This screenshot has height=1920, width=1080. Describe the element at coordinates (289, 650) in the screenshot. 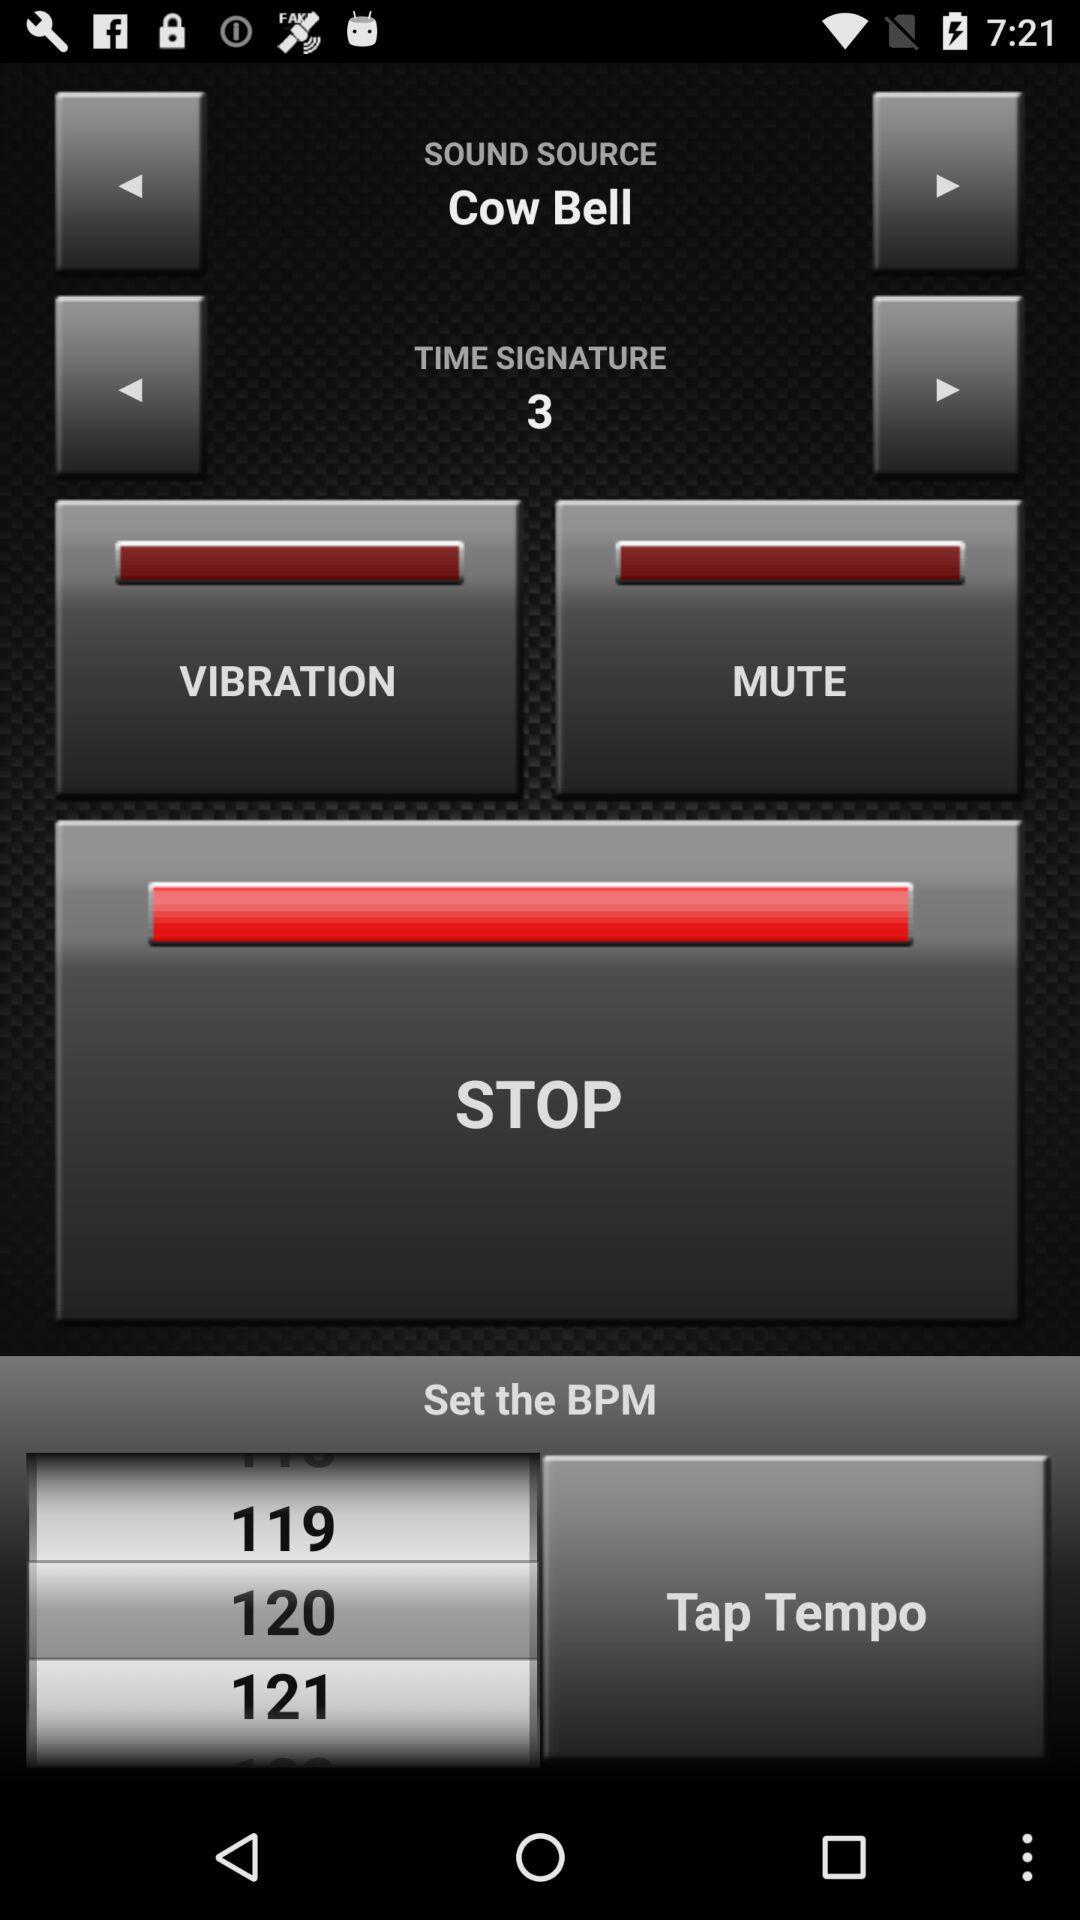

I see `icon above stop` at that location.